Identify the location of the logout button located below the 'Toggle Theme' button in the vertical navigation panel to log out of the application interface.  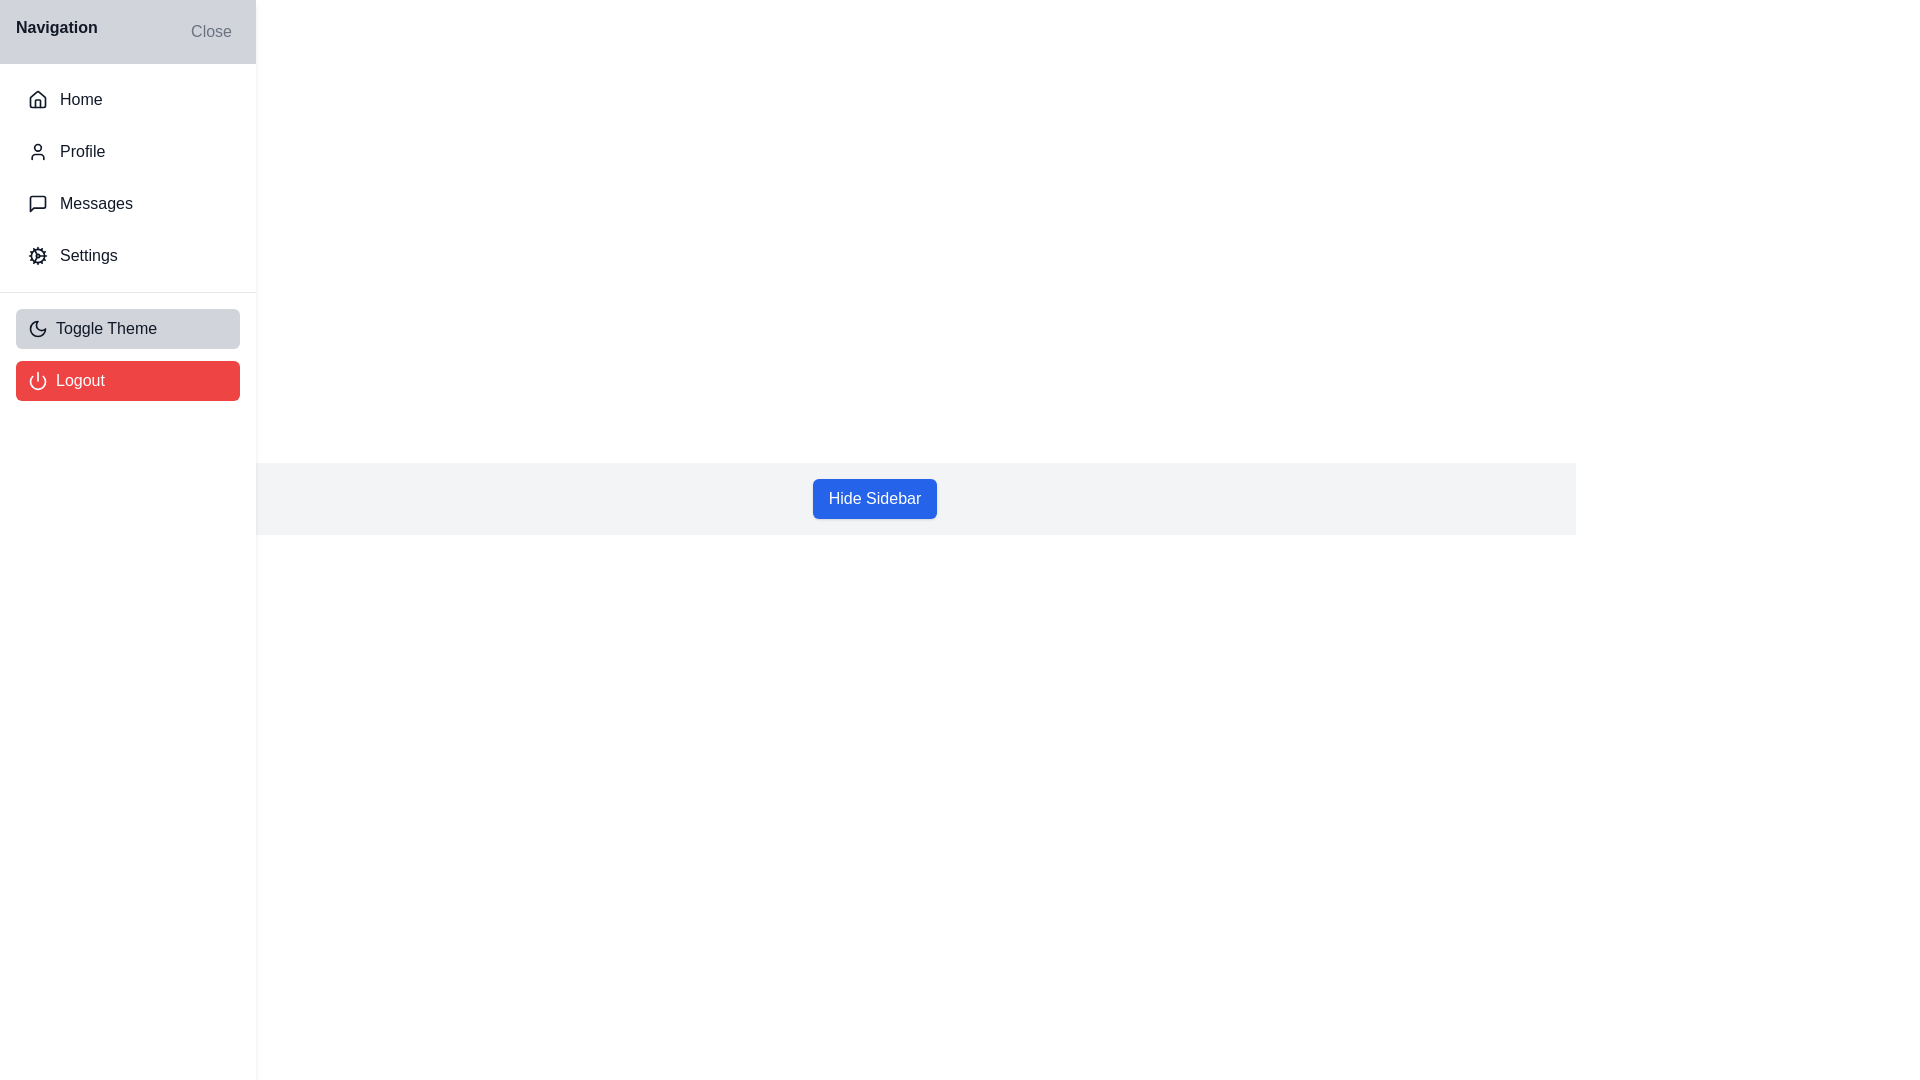
(127, 381).